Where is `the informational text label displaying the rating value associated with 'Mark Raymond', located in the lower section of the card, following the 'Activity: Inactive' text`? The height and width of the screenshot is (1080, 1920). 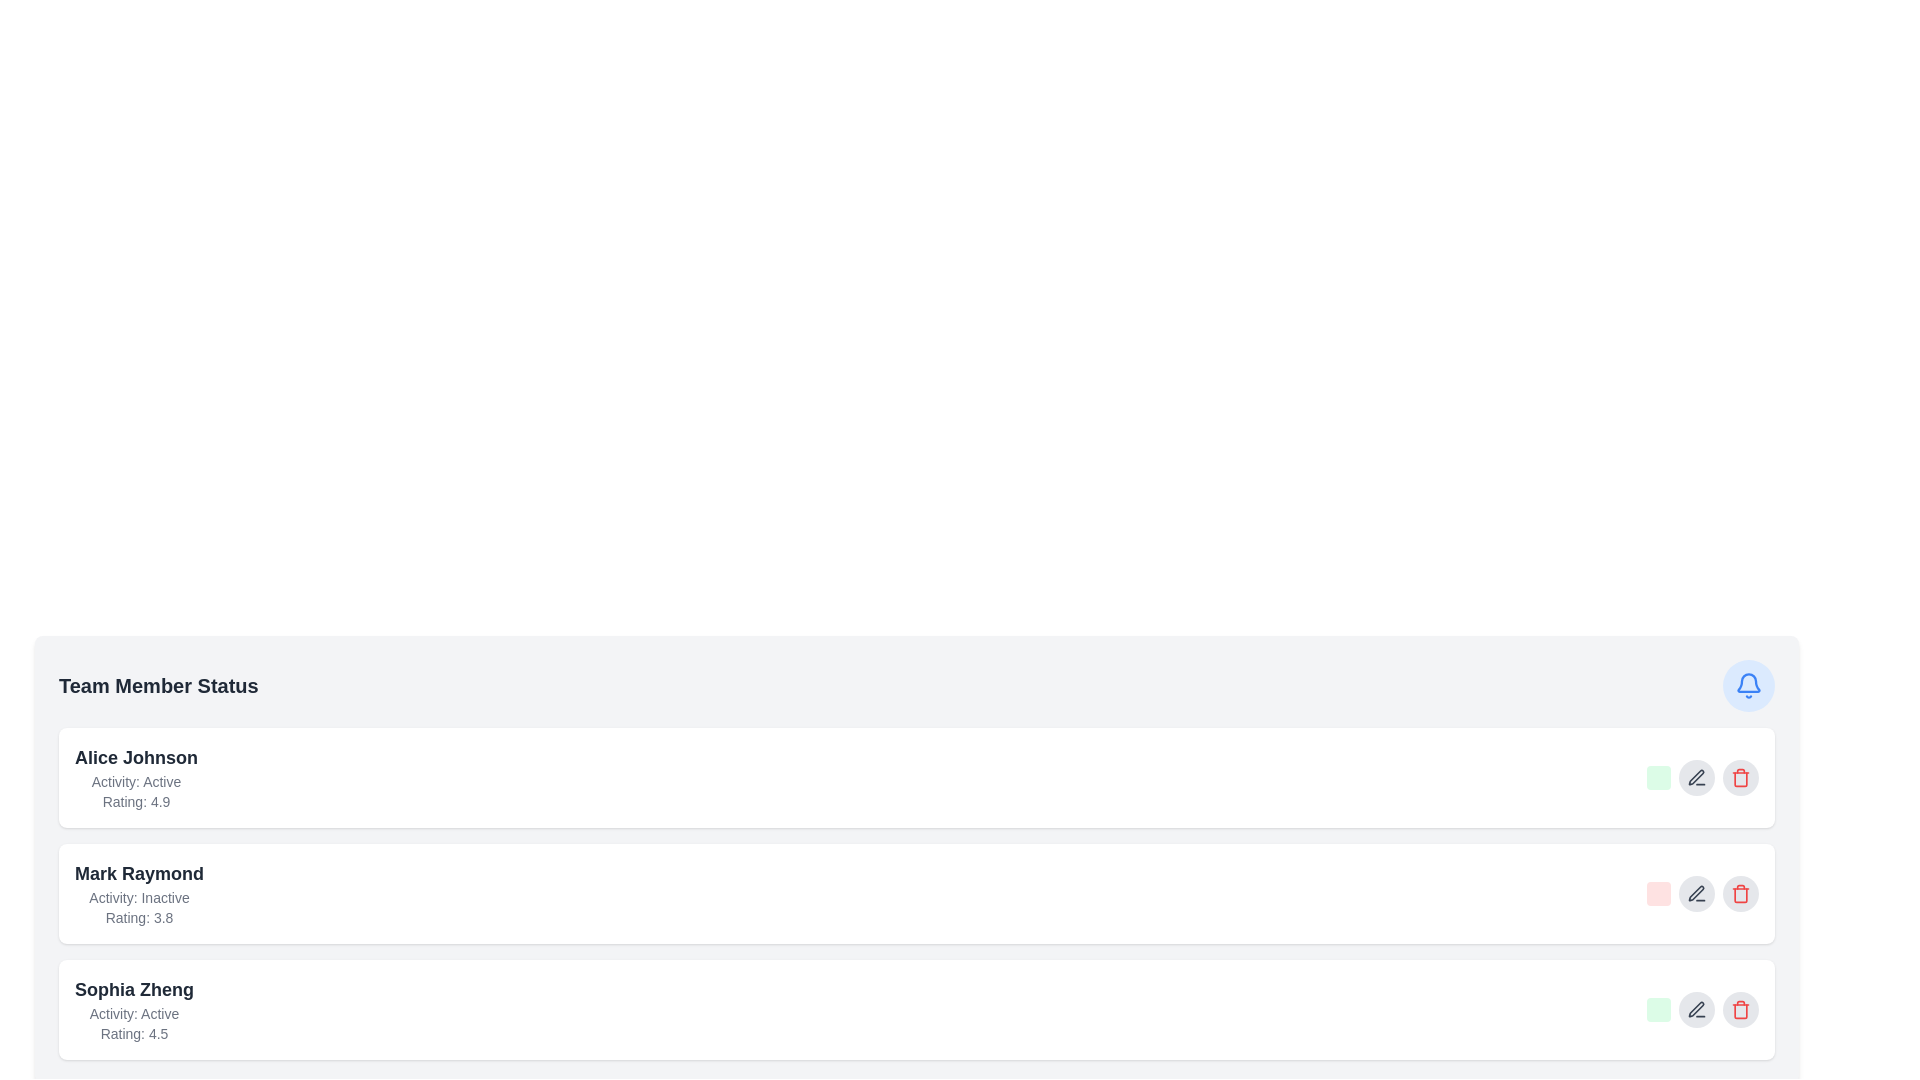 the informational text label displaying the rating value associated with 'Mark Raymond', located in the lower section of the card, following the 'Activity: Inactive' text is located at coordinates (138, 918).